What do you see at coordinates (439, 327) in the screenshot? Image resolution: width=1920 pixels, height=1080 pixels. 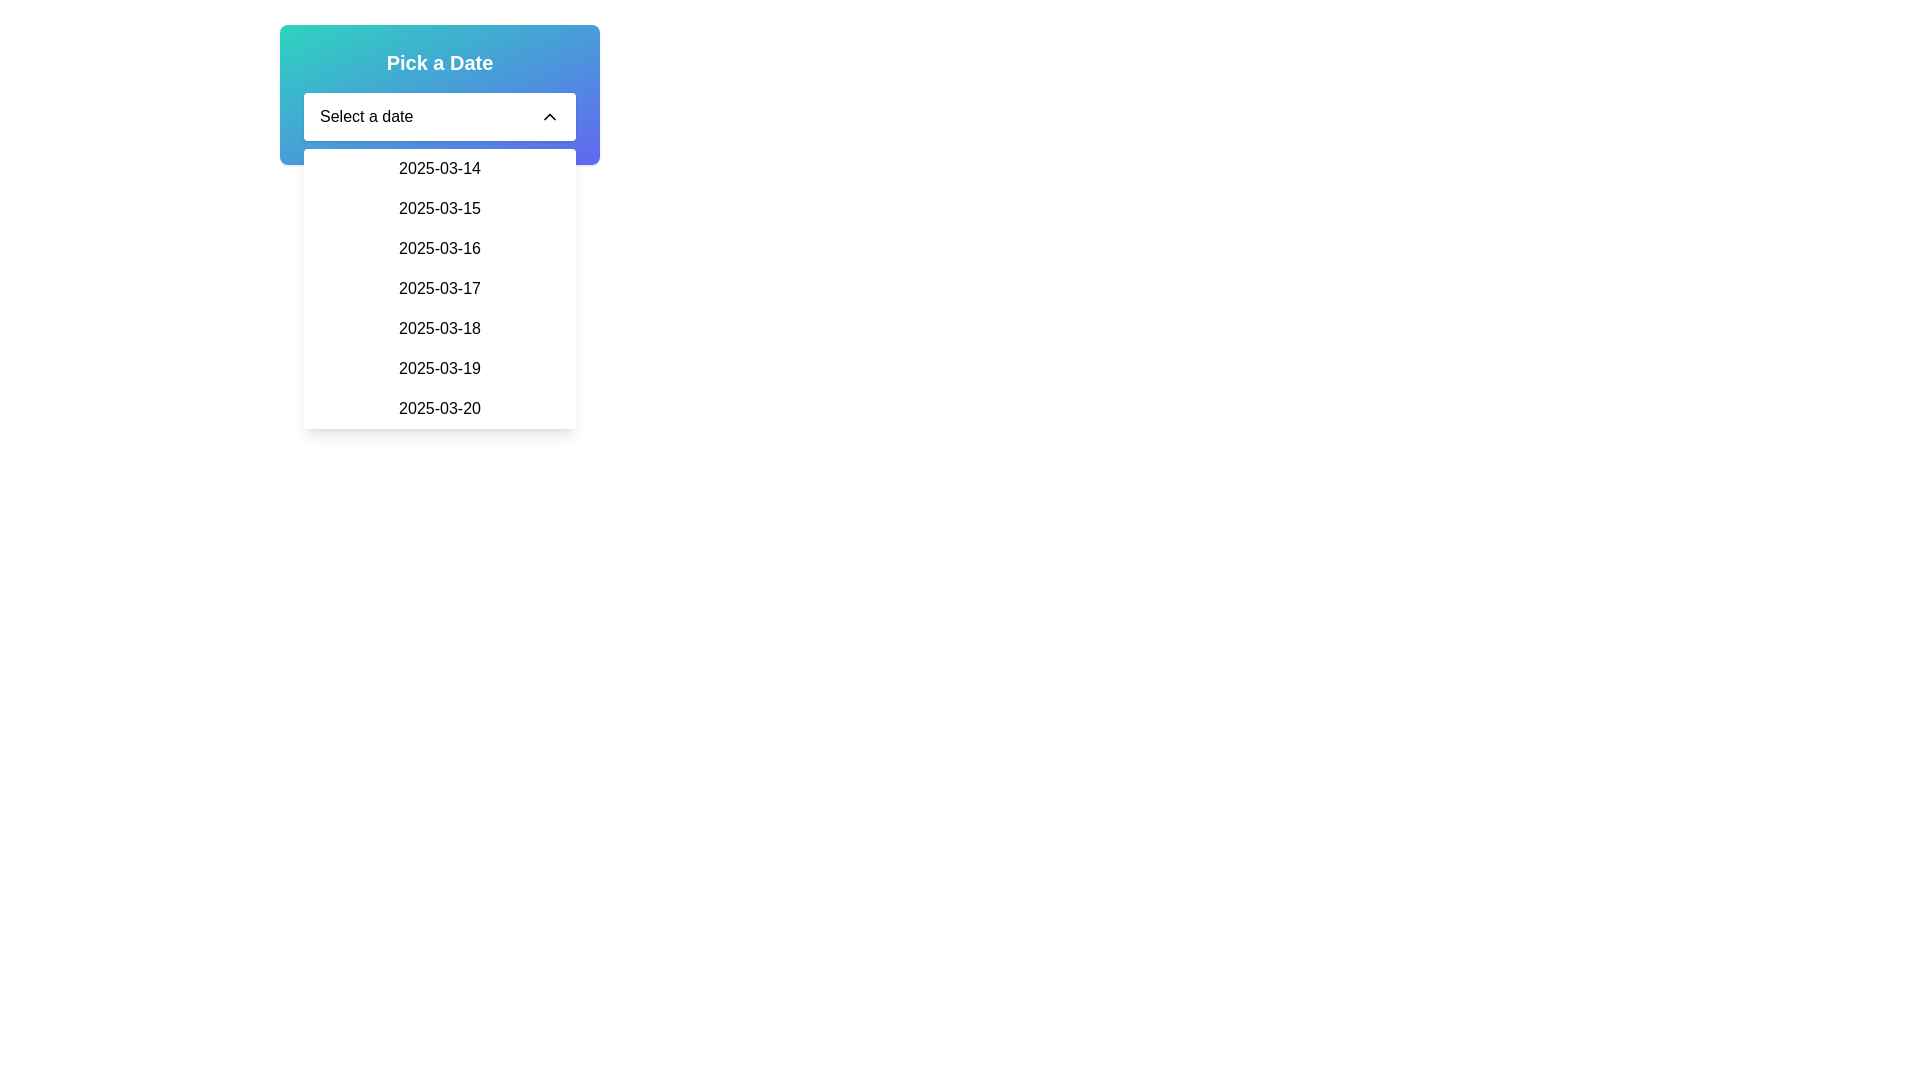 I see `the list item displaying the date '2025-03-18' in the dropdown menu` at bounding box center [439, 327].